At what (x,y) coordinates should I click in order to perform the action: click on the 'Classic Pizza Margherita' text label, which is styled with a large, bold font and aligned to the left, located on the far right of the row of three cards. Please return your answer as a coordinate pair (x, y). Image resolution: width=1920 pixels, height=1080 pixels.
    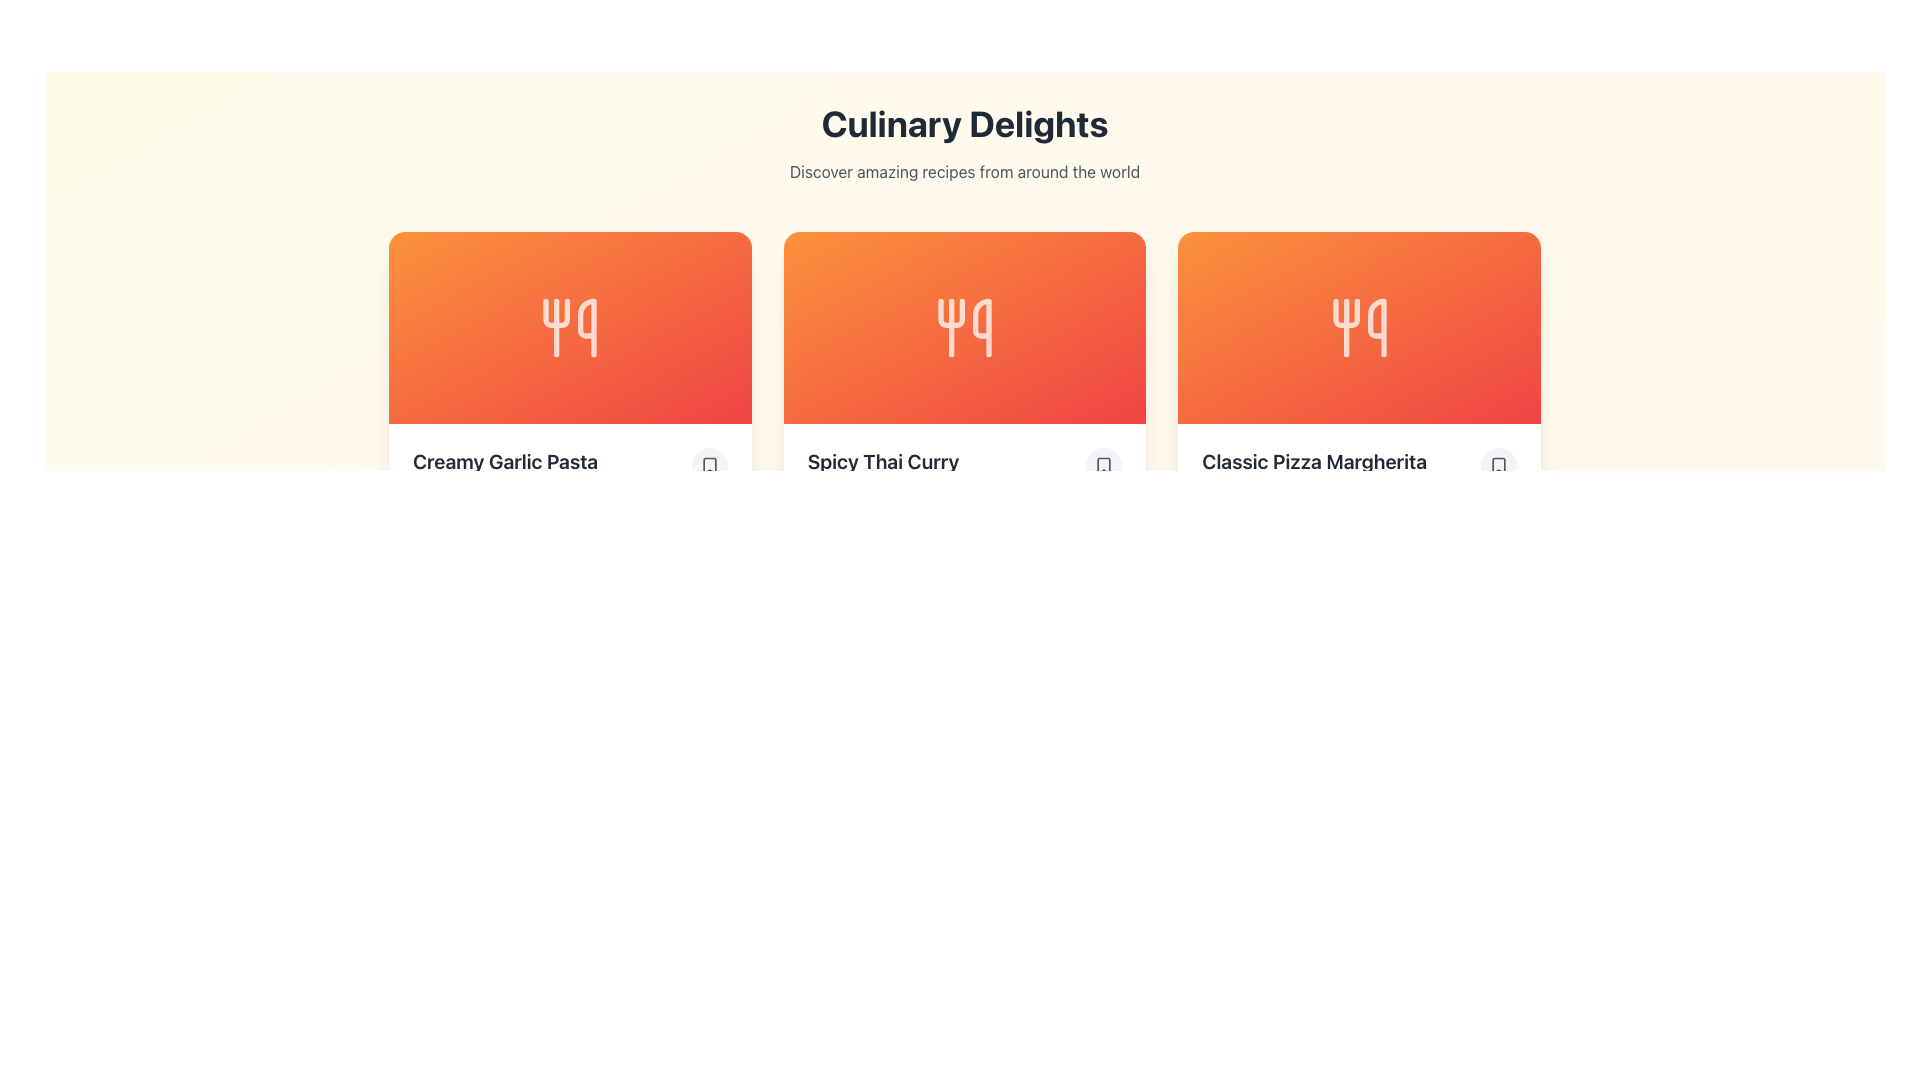
    Looking at the image, I should click on (1359, 466).